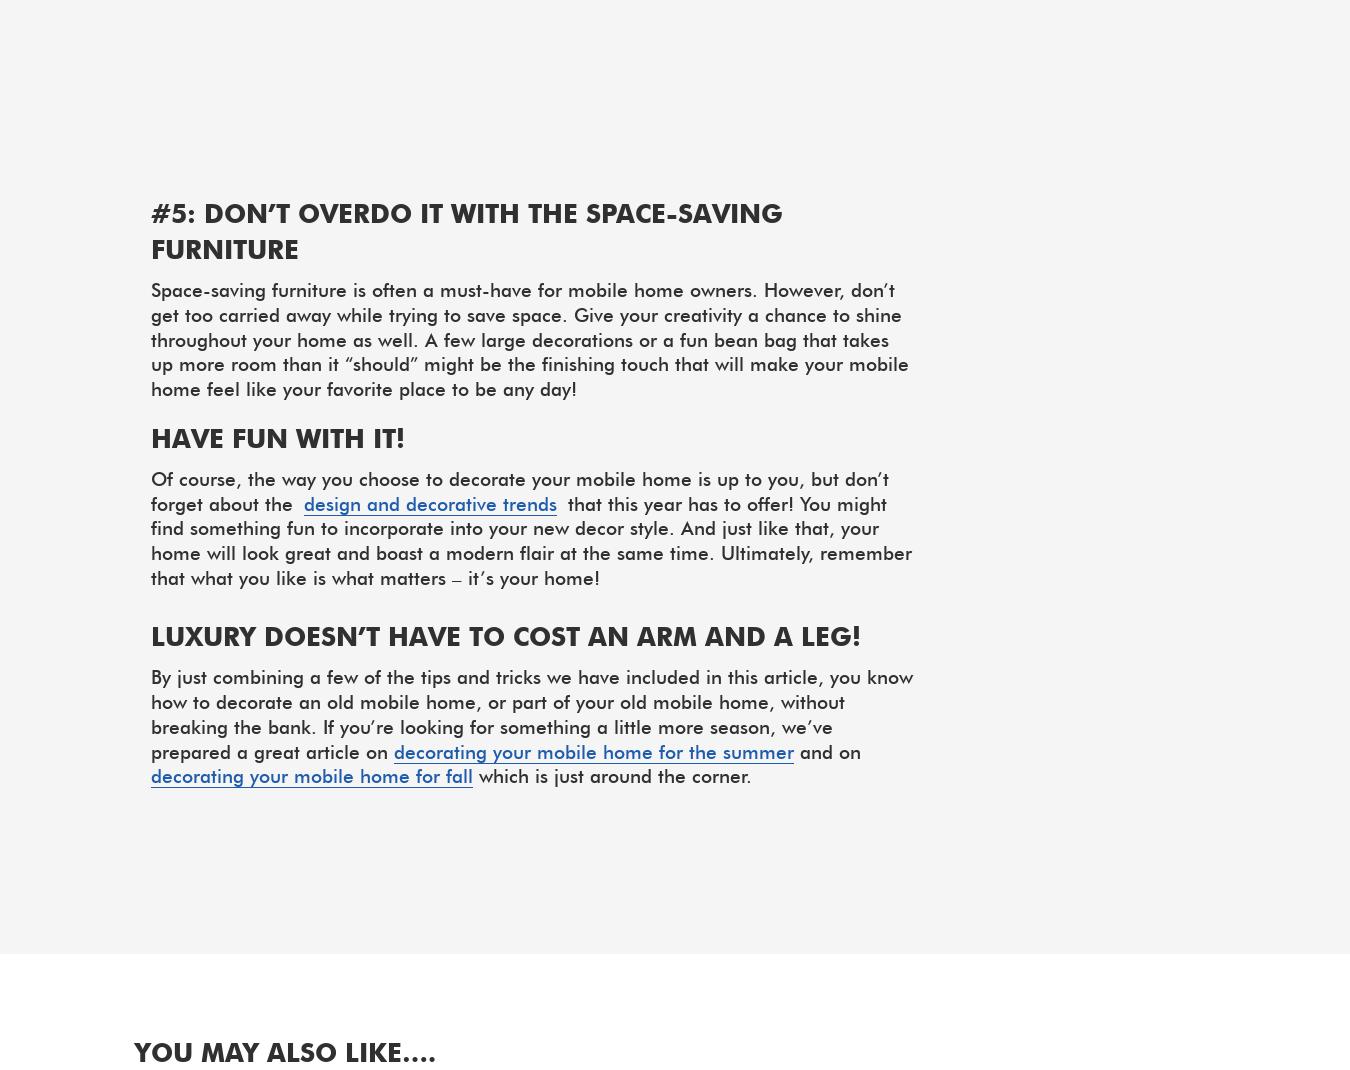  What do you see at coordinates (151, 636) in the screenshot?
I see `'Luxury doesn’t have to cost an arm and a leg!'` at bounding box center [151, 636].